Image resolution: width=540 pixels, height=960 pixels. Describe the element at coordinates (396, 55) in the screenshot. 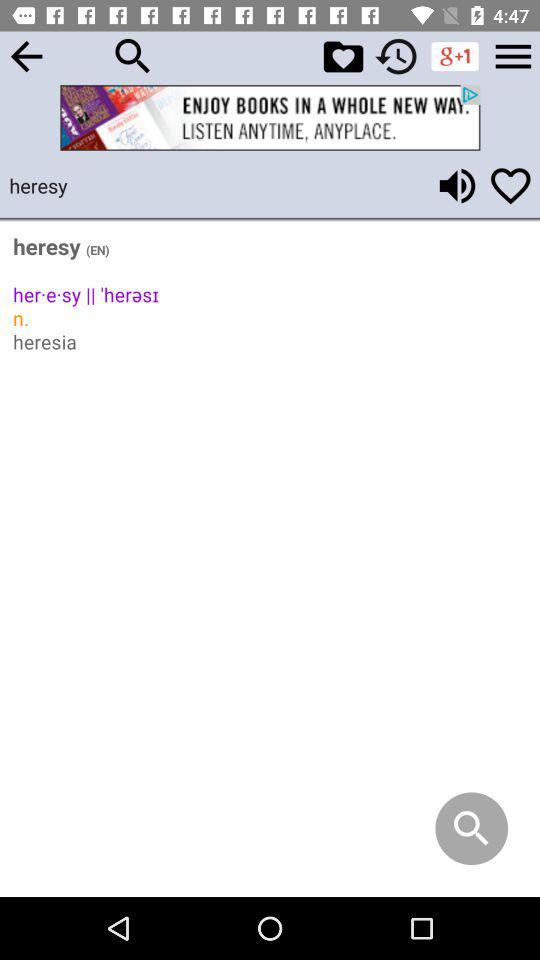

I see `timer` at that location.